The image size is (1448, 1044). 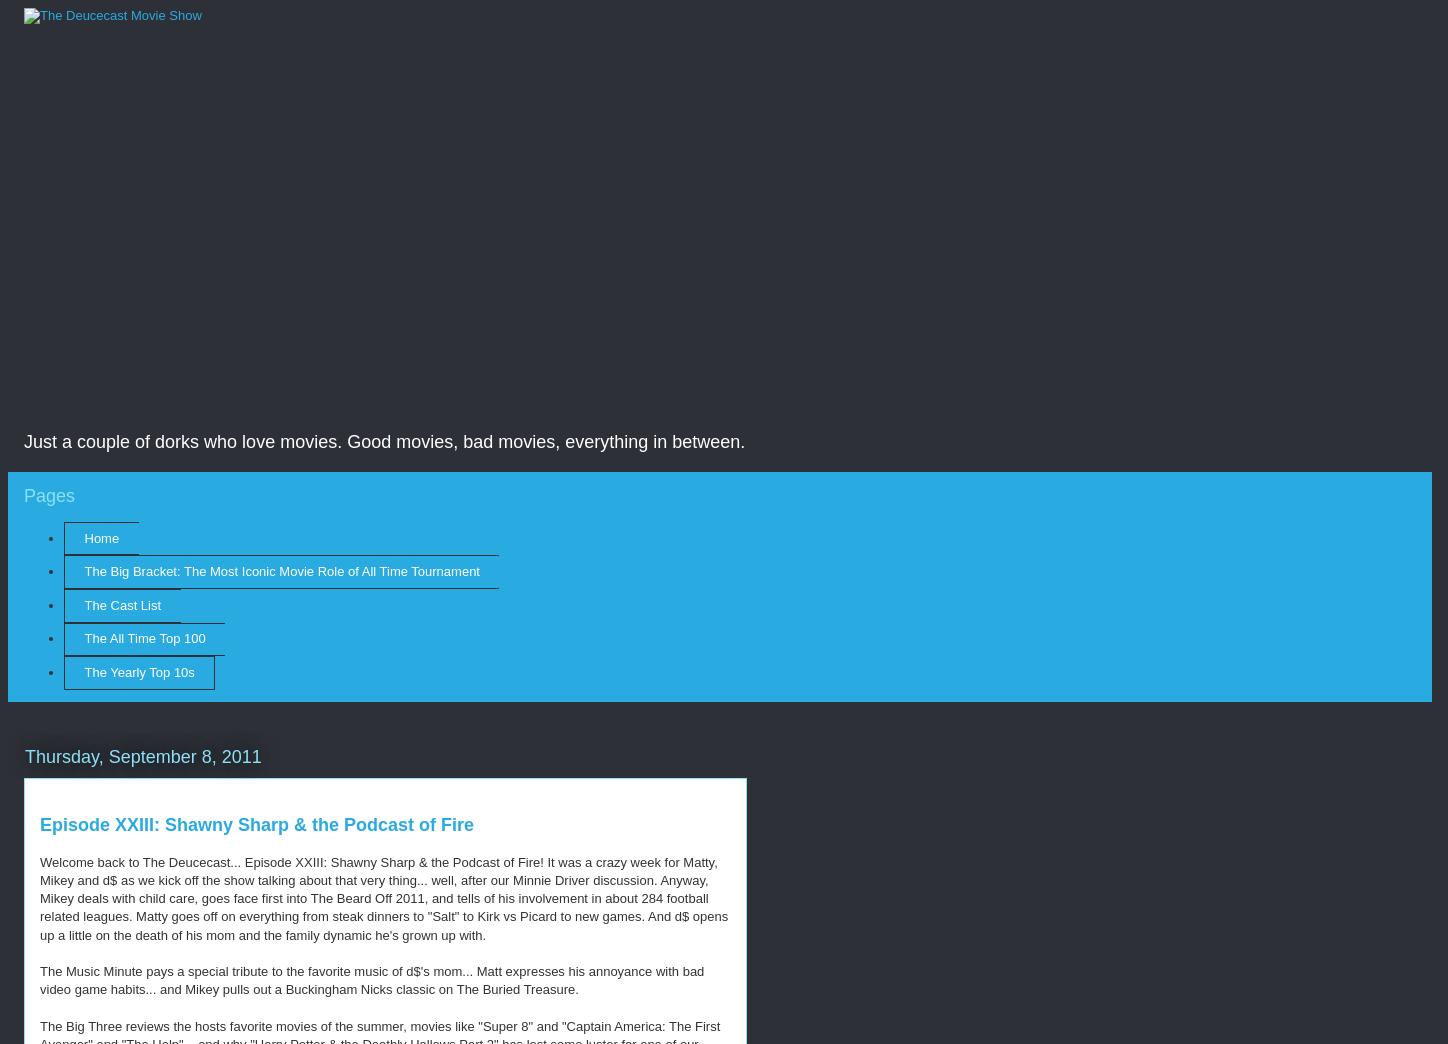 What do you see at coordinates (121, 604) in the screenshot?
I see `'The Cast List'` at bounding box center [121, 604].